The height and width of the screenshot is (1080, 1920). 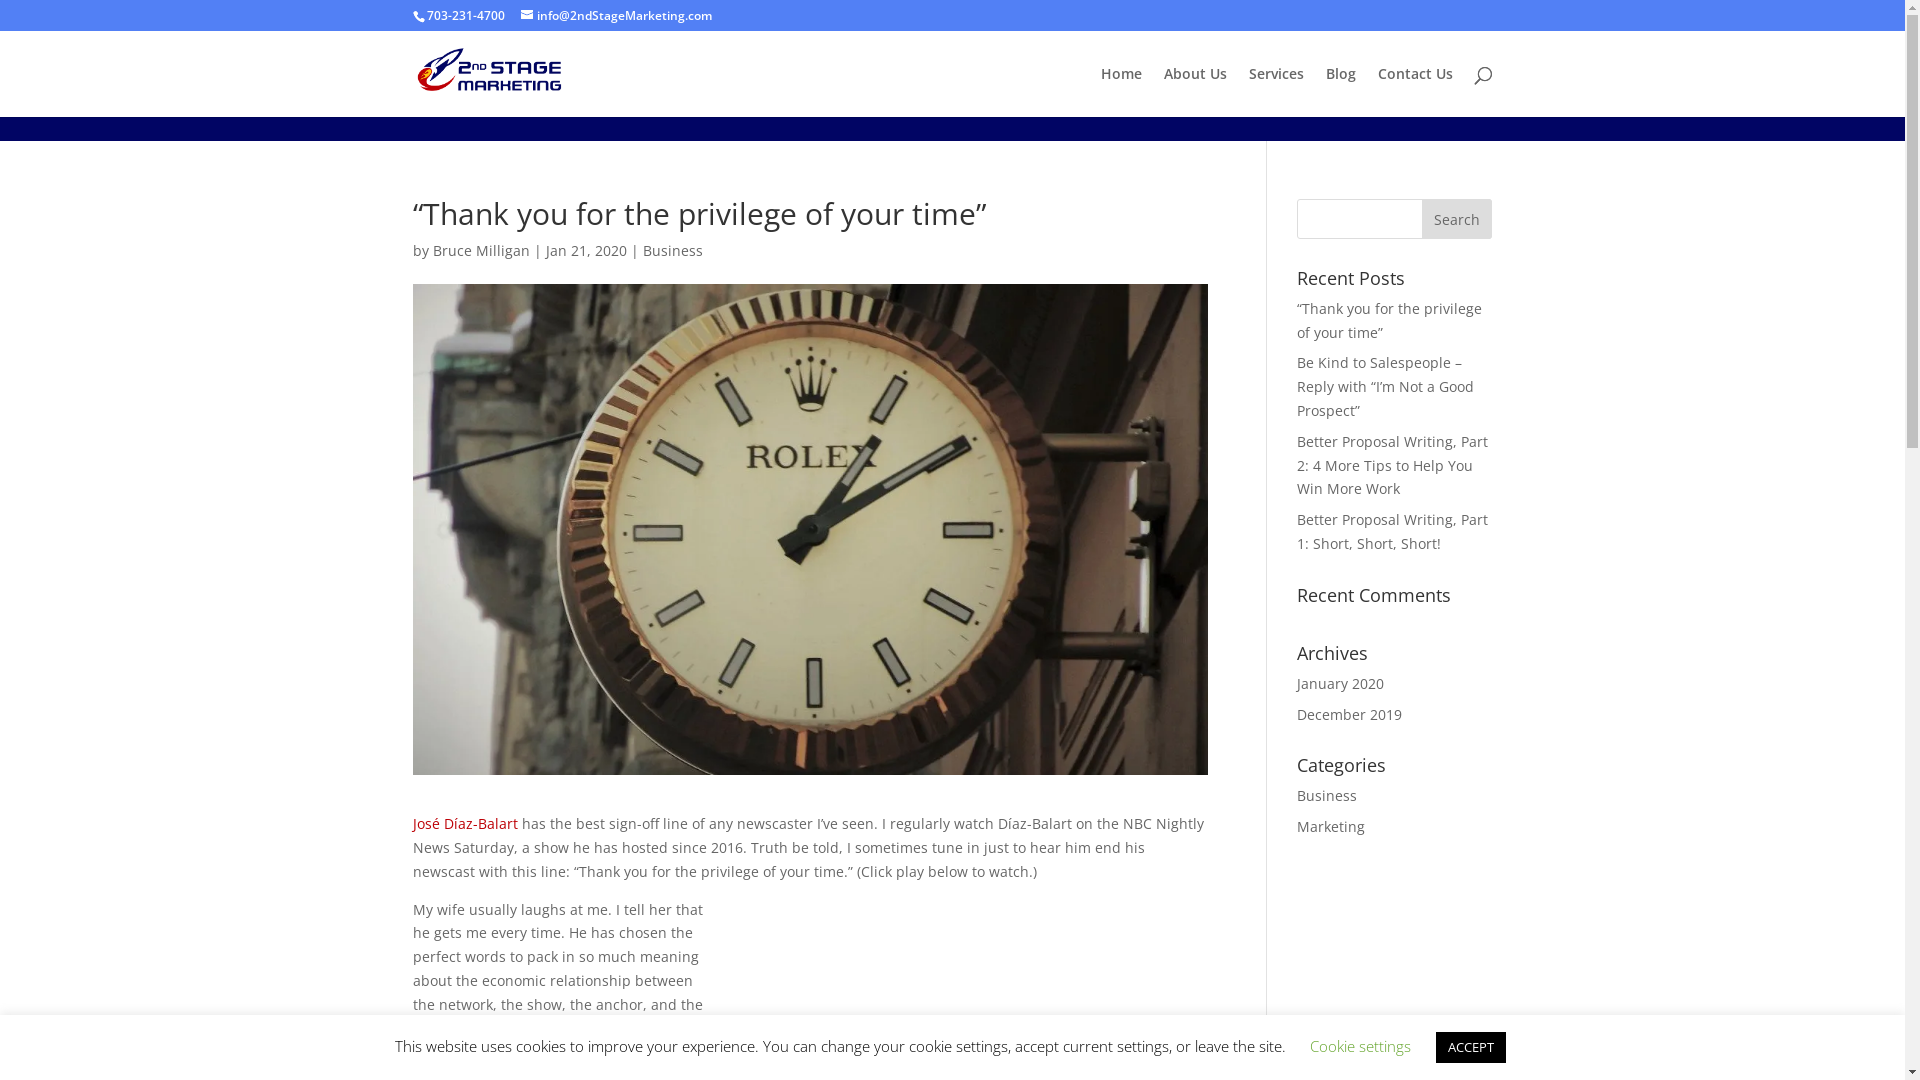 What do you see at coordinates (1457, 219) in the screenshot?
I see `'Search'` at bounding box center [1457, 219].